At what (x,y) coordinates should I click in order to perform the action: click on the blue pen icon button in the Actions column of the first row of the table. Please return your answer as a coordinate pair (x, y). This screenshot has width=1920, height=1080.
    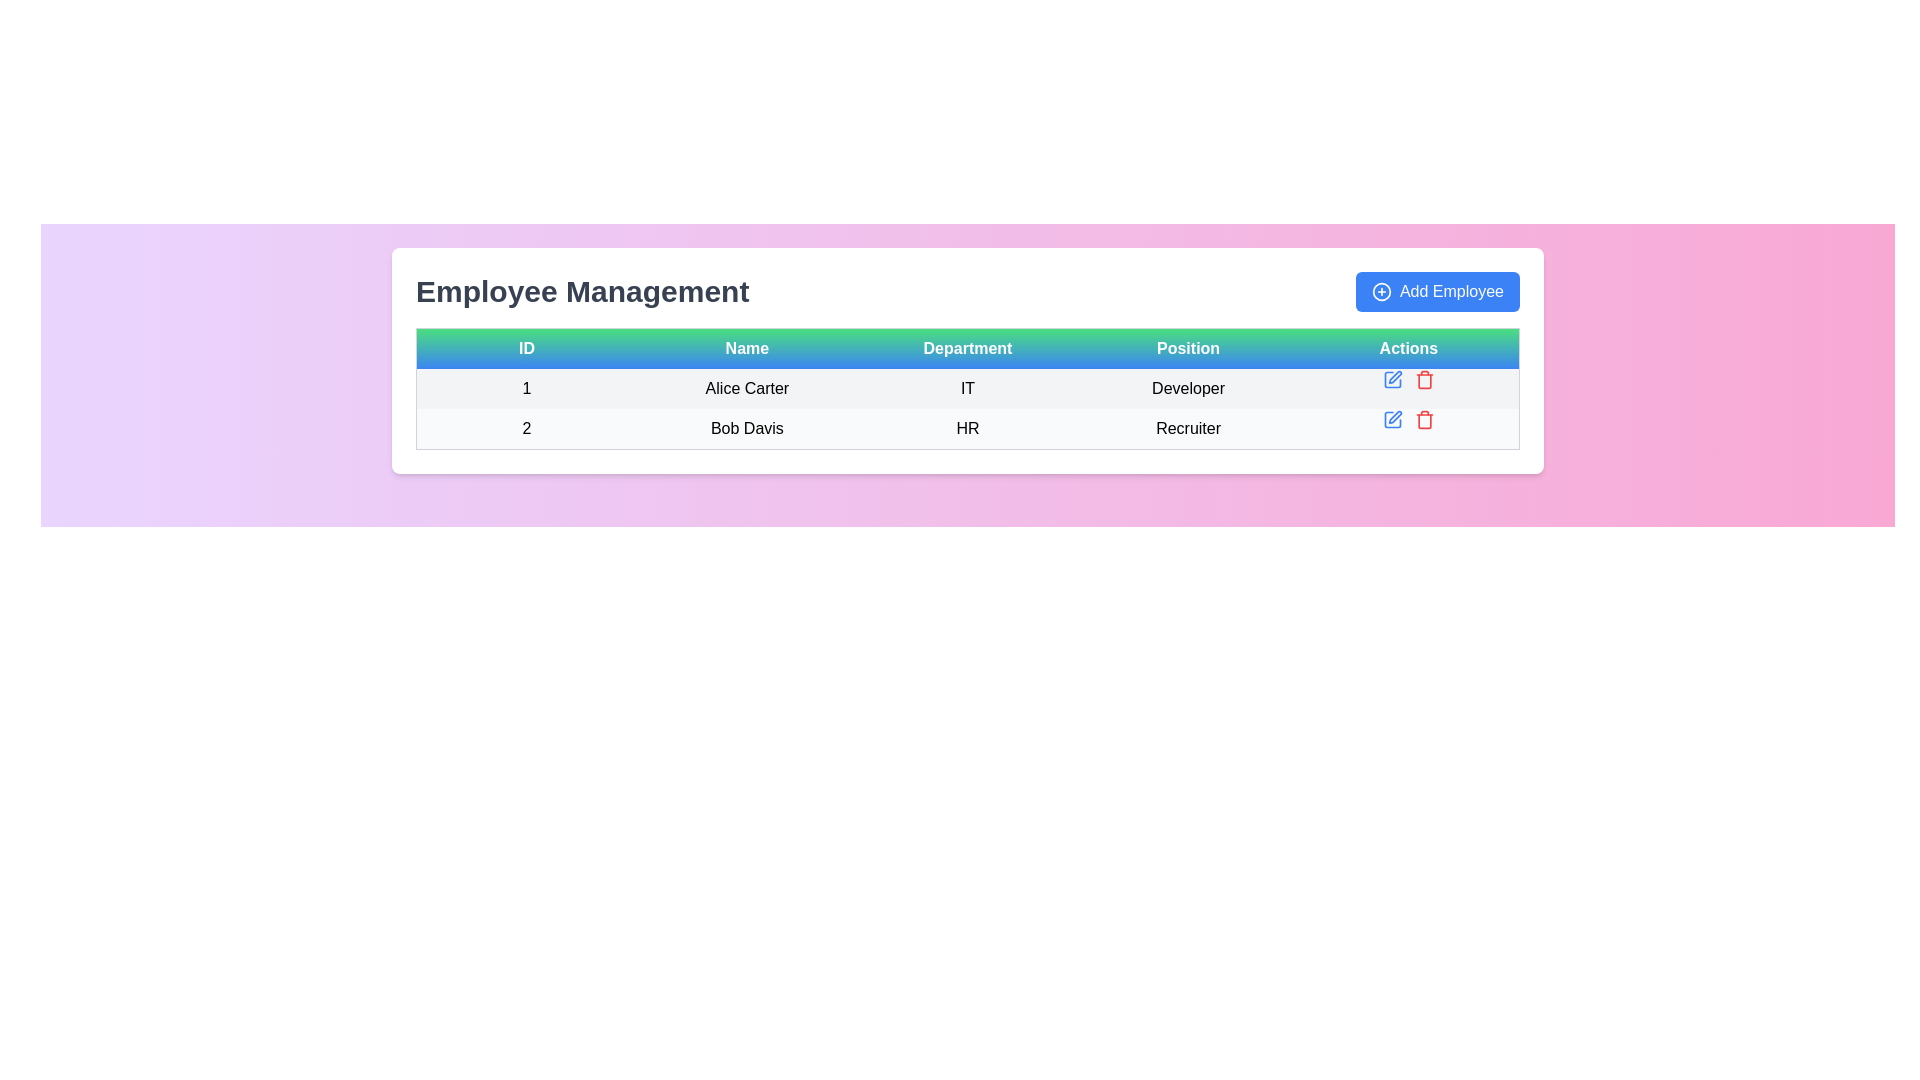
    Looking at the image, I should click on (1391, 380).